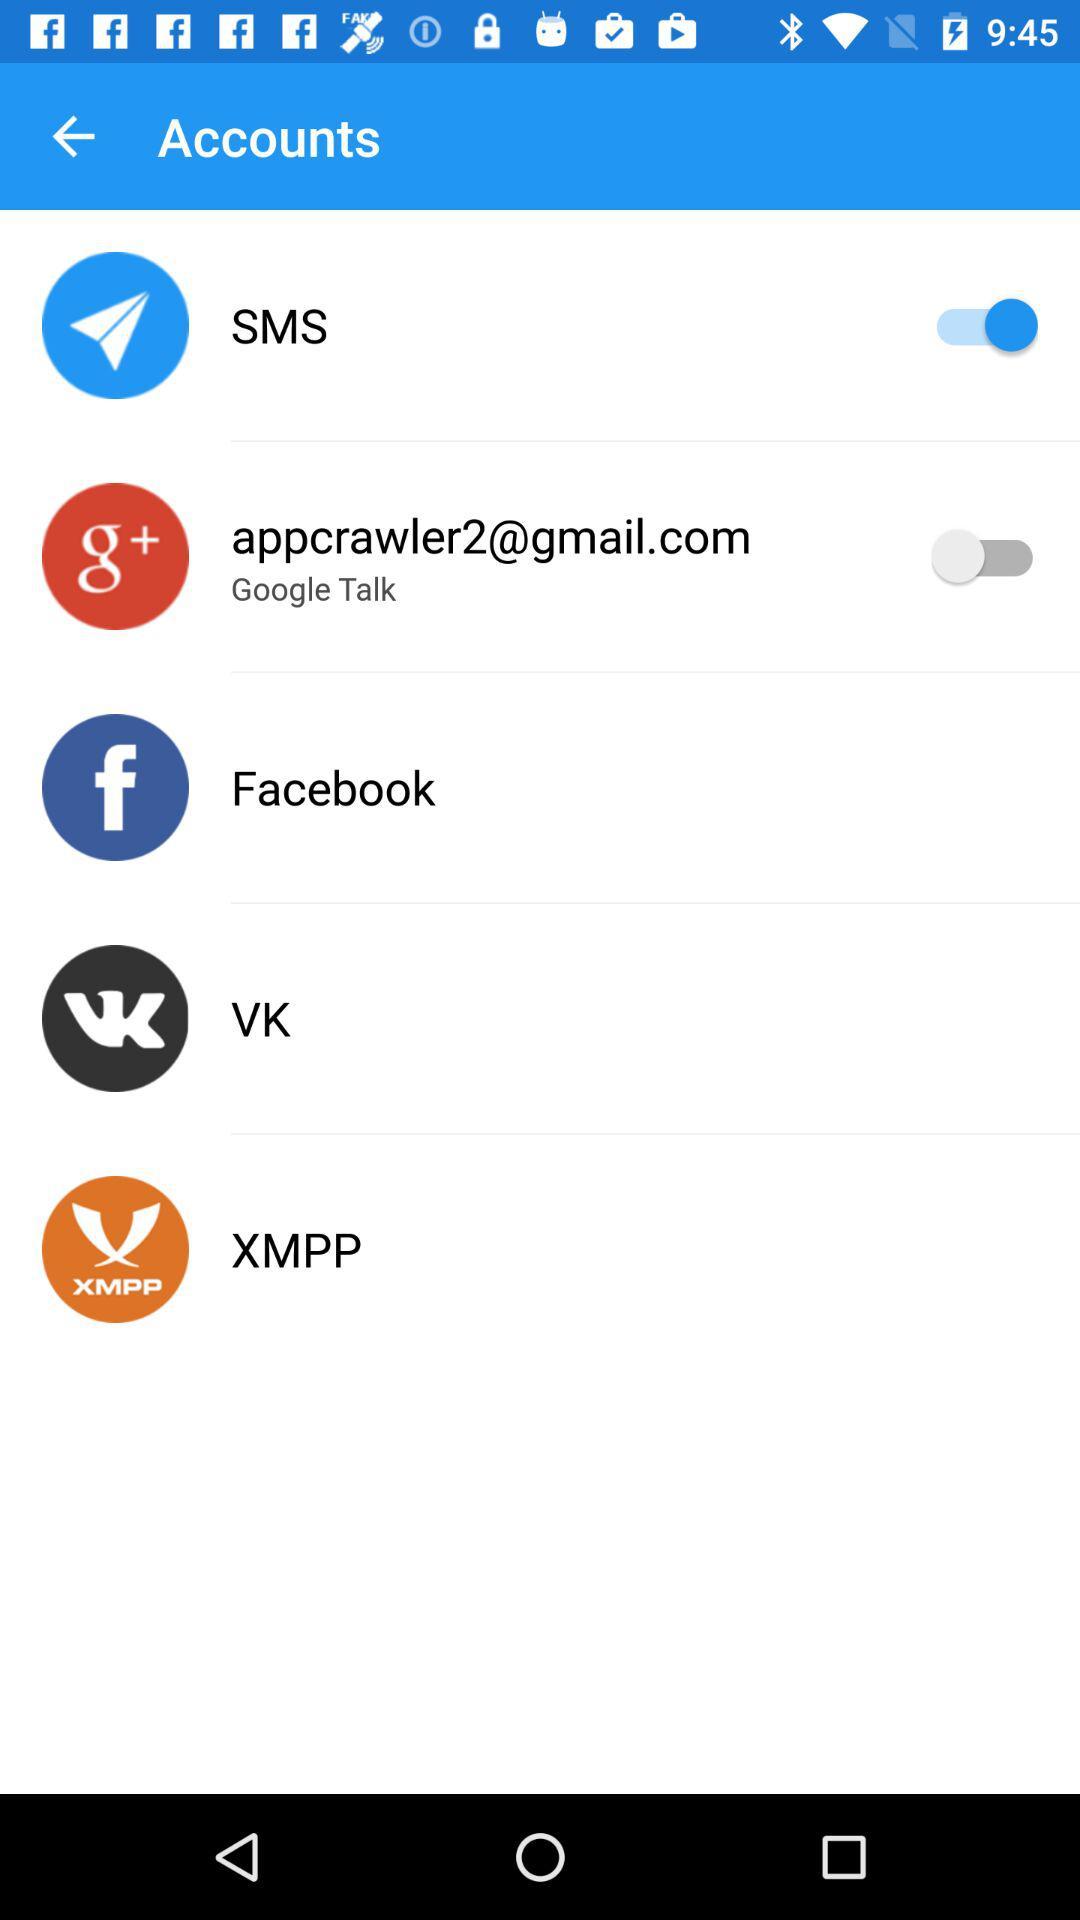 The image size is (1080, 1920). Describe the element at coordinates (115, 556) in the screenshot. I see `application link` at that location.